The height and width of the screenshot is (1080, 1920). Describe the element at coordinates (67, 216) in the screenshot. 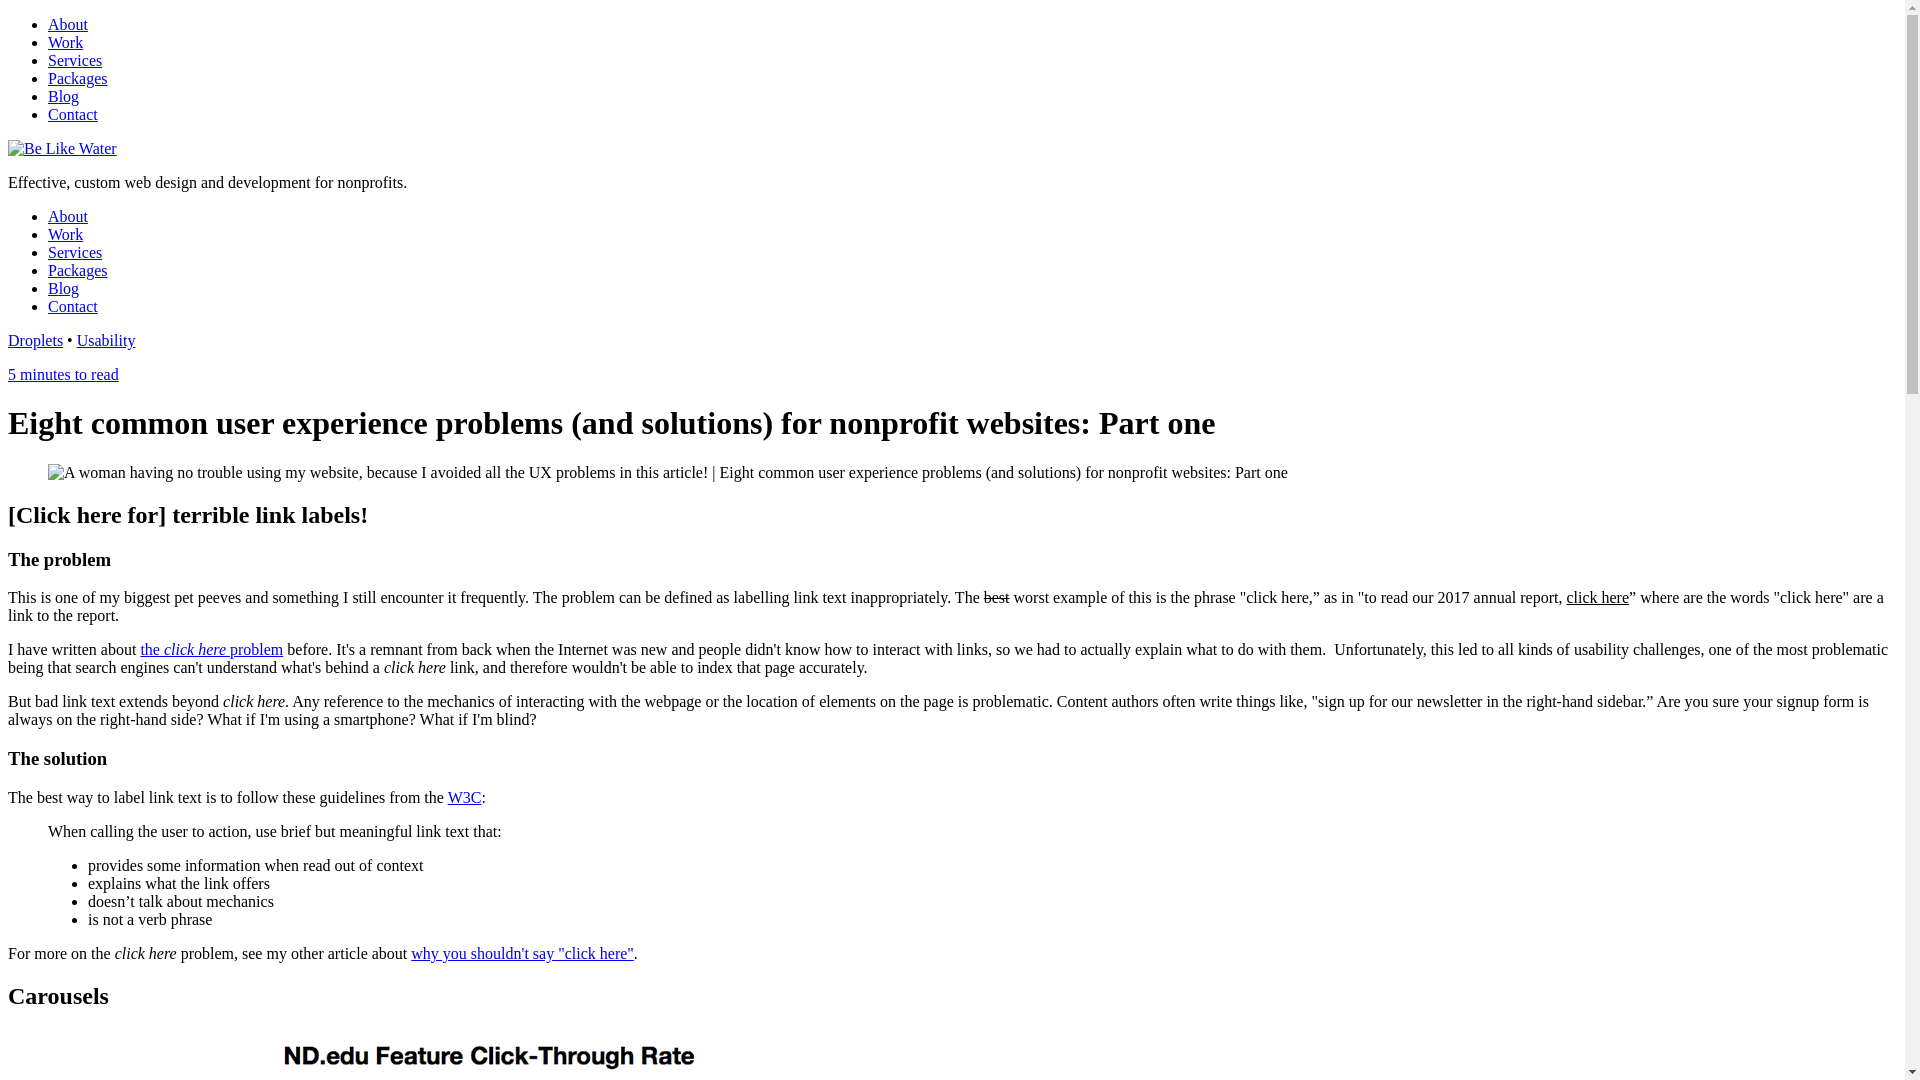

I see `'About'` at that location.